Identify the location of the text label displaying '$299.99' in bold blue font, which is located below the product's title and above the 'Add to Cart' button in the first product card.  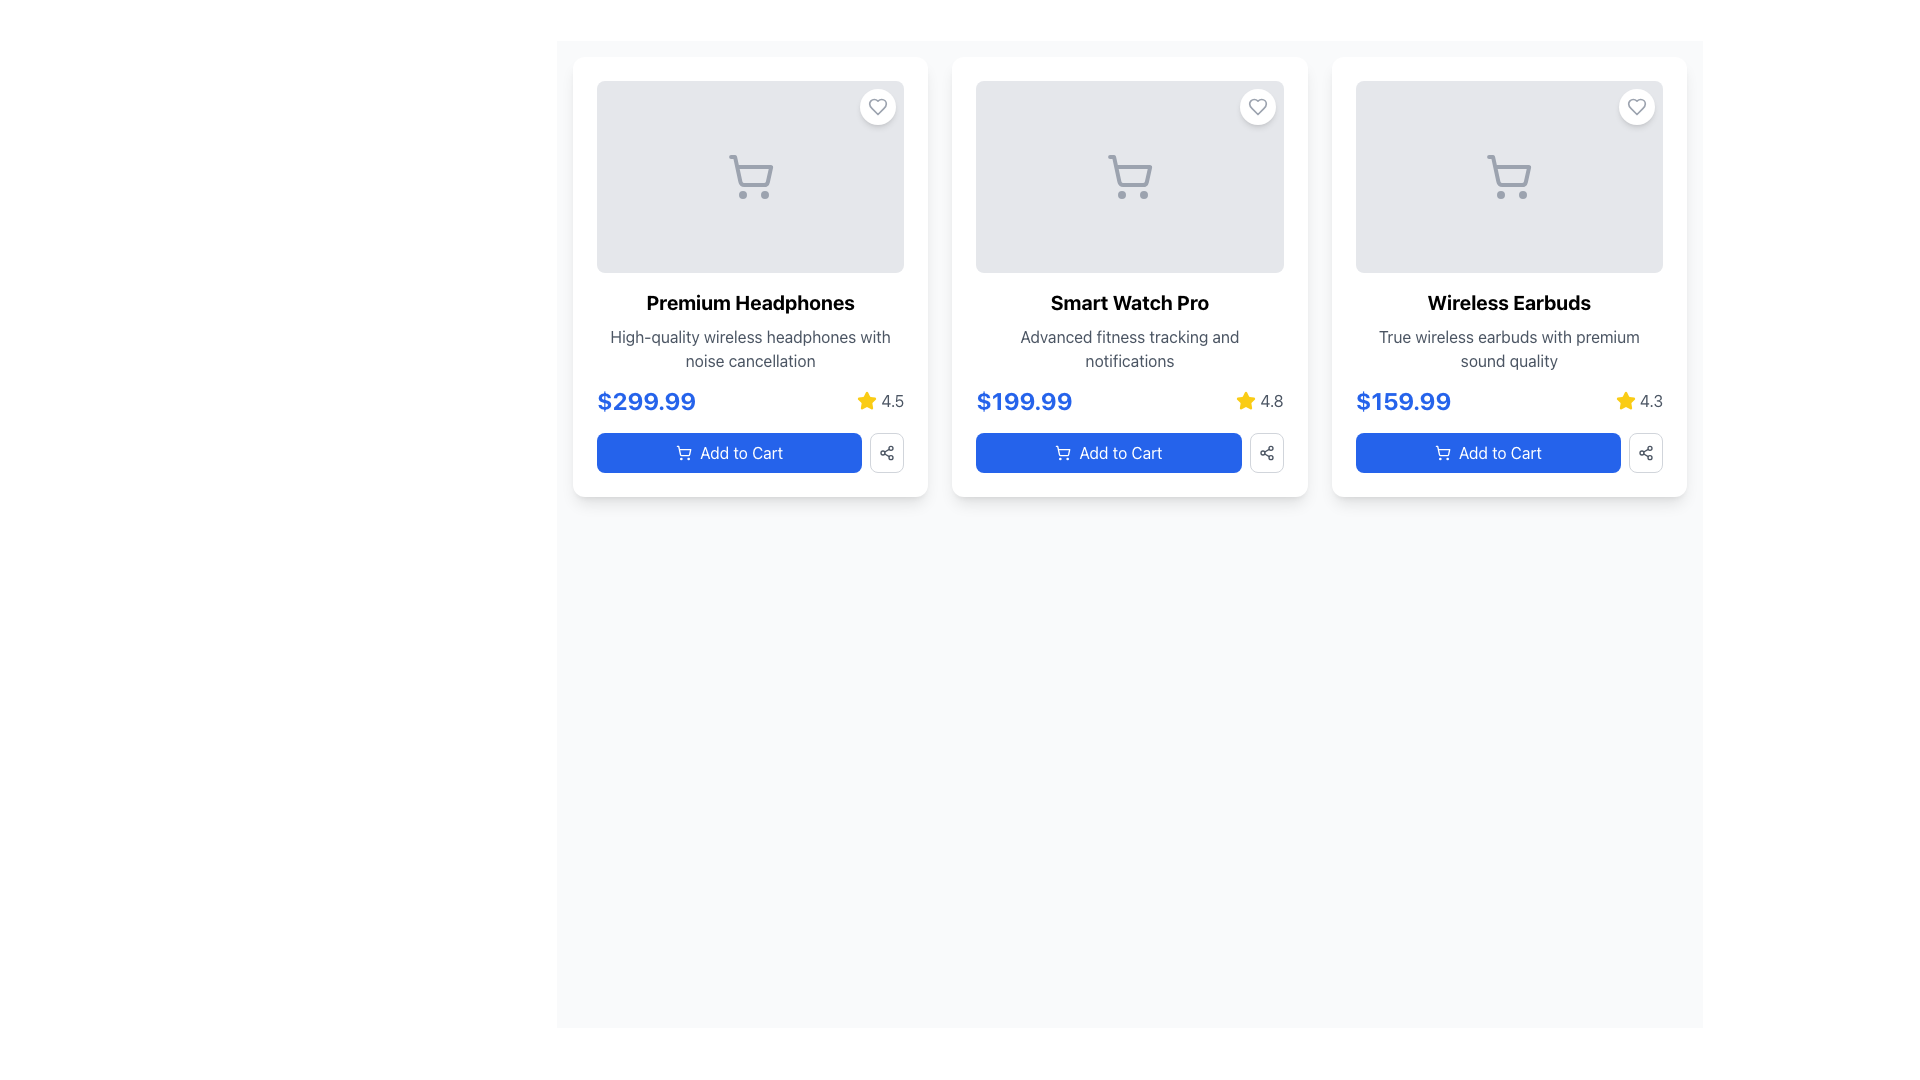
(646, 401).